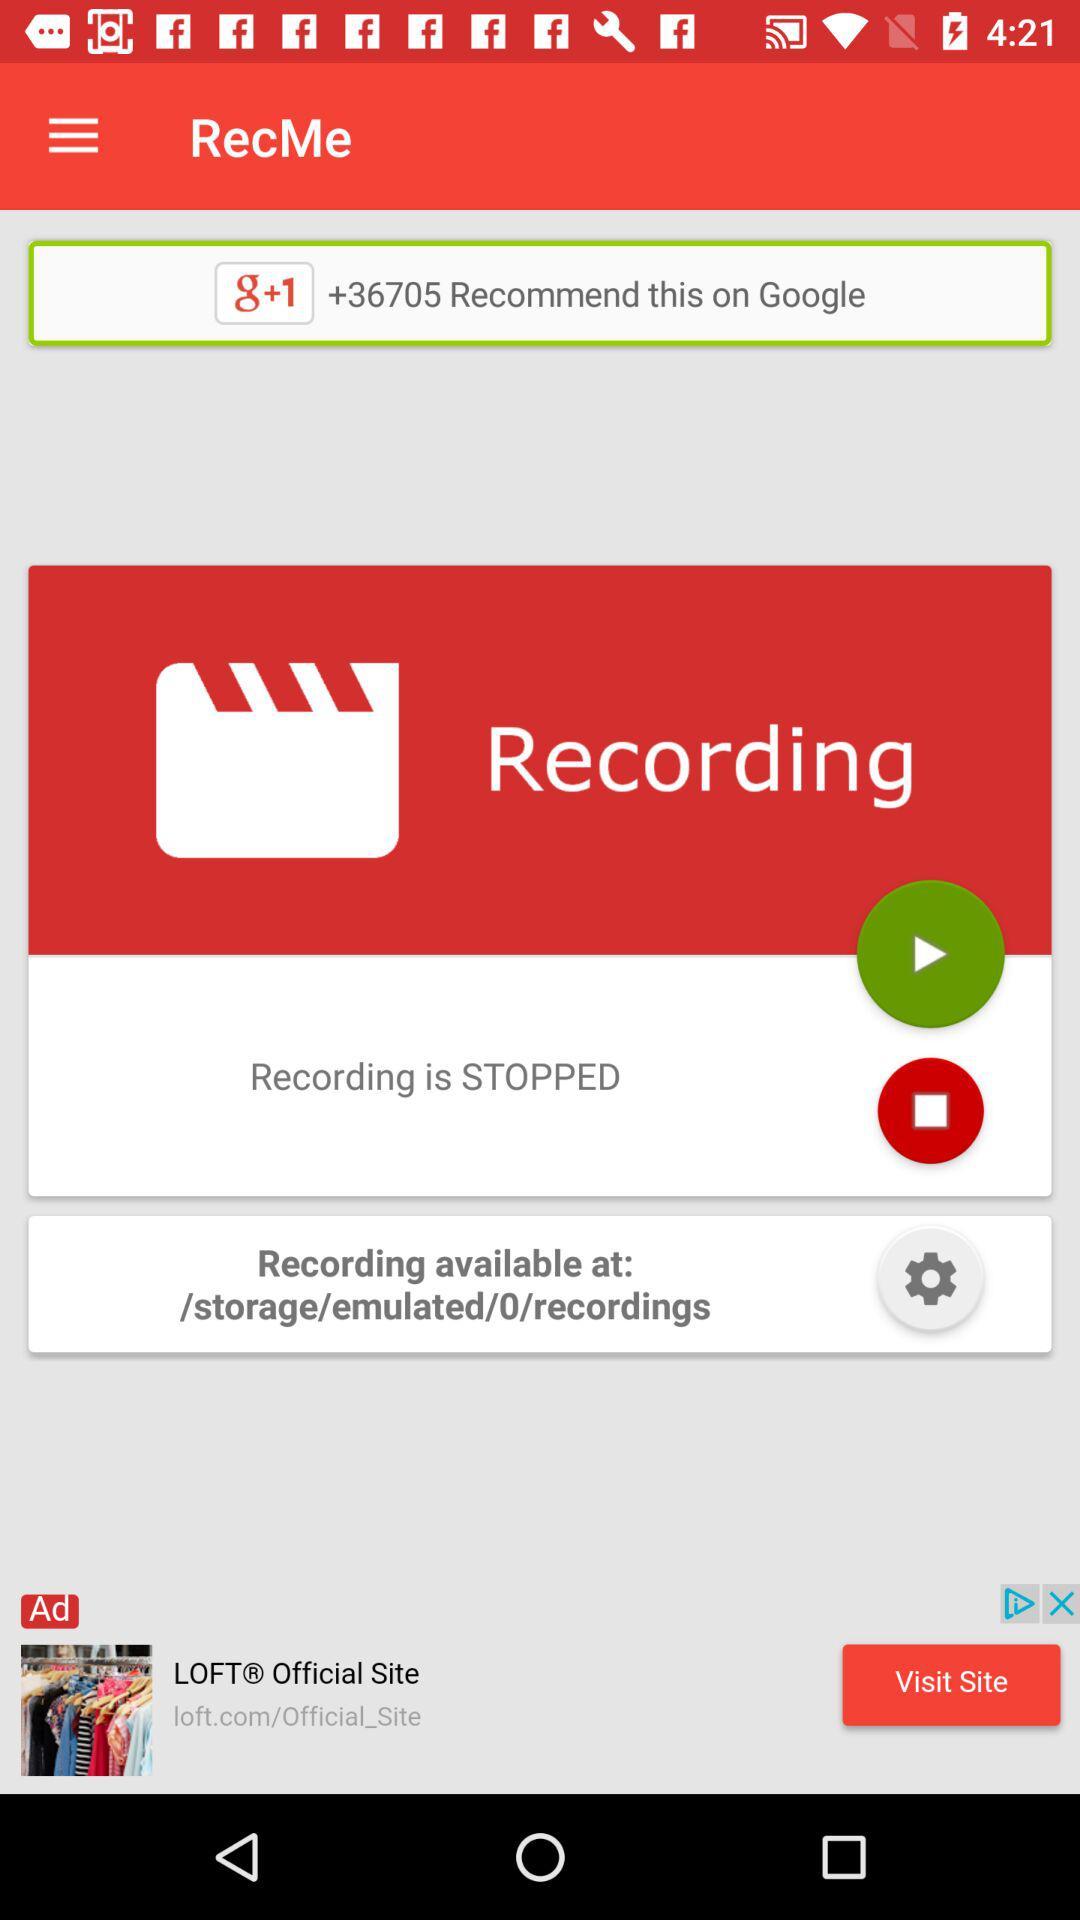 Image resolution: width=1080 pixels, height=1920 pixels. Describe the element at coordinates (930, 1283) in the screenshot. I see `display settings` at that location.